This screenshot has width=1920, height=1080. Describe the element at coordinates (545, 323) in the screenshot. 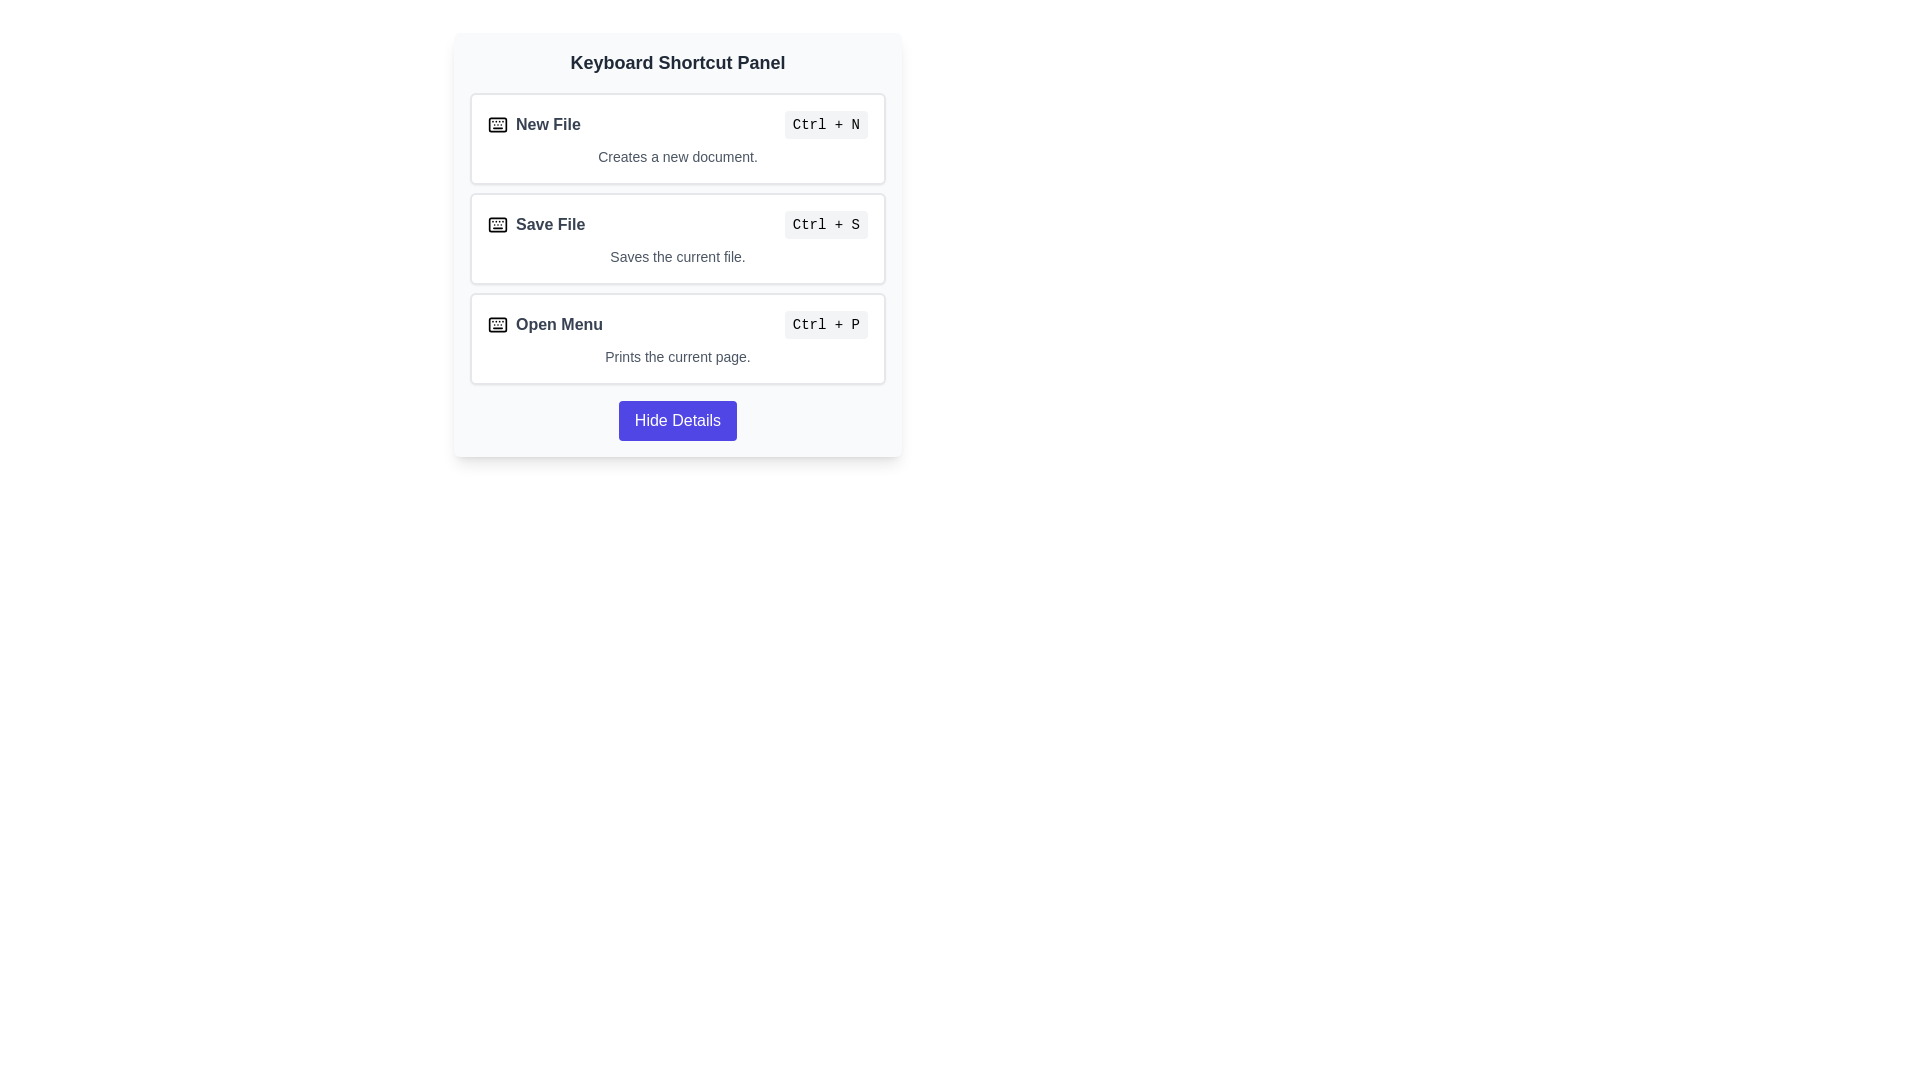

I see `associated keyboard shortcut for the 'Open Menu' text element, which displays 'Ctrl + P' to the right of it` at that location.